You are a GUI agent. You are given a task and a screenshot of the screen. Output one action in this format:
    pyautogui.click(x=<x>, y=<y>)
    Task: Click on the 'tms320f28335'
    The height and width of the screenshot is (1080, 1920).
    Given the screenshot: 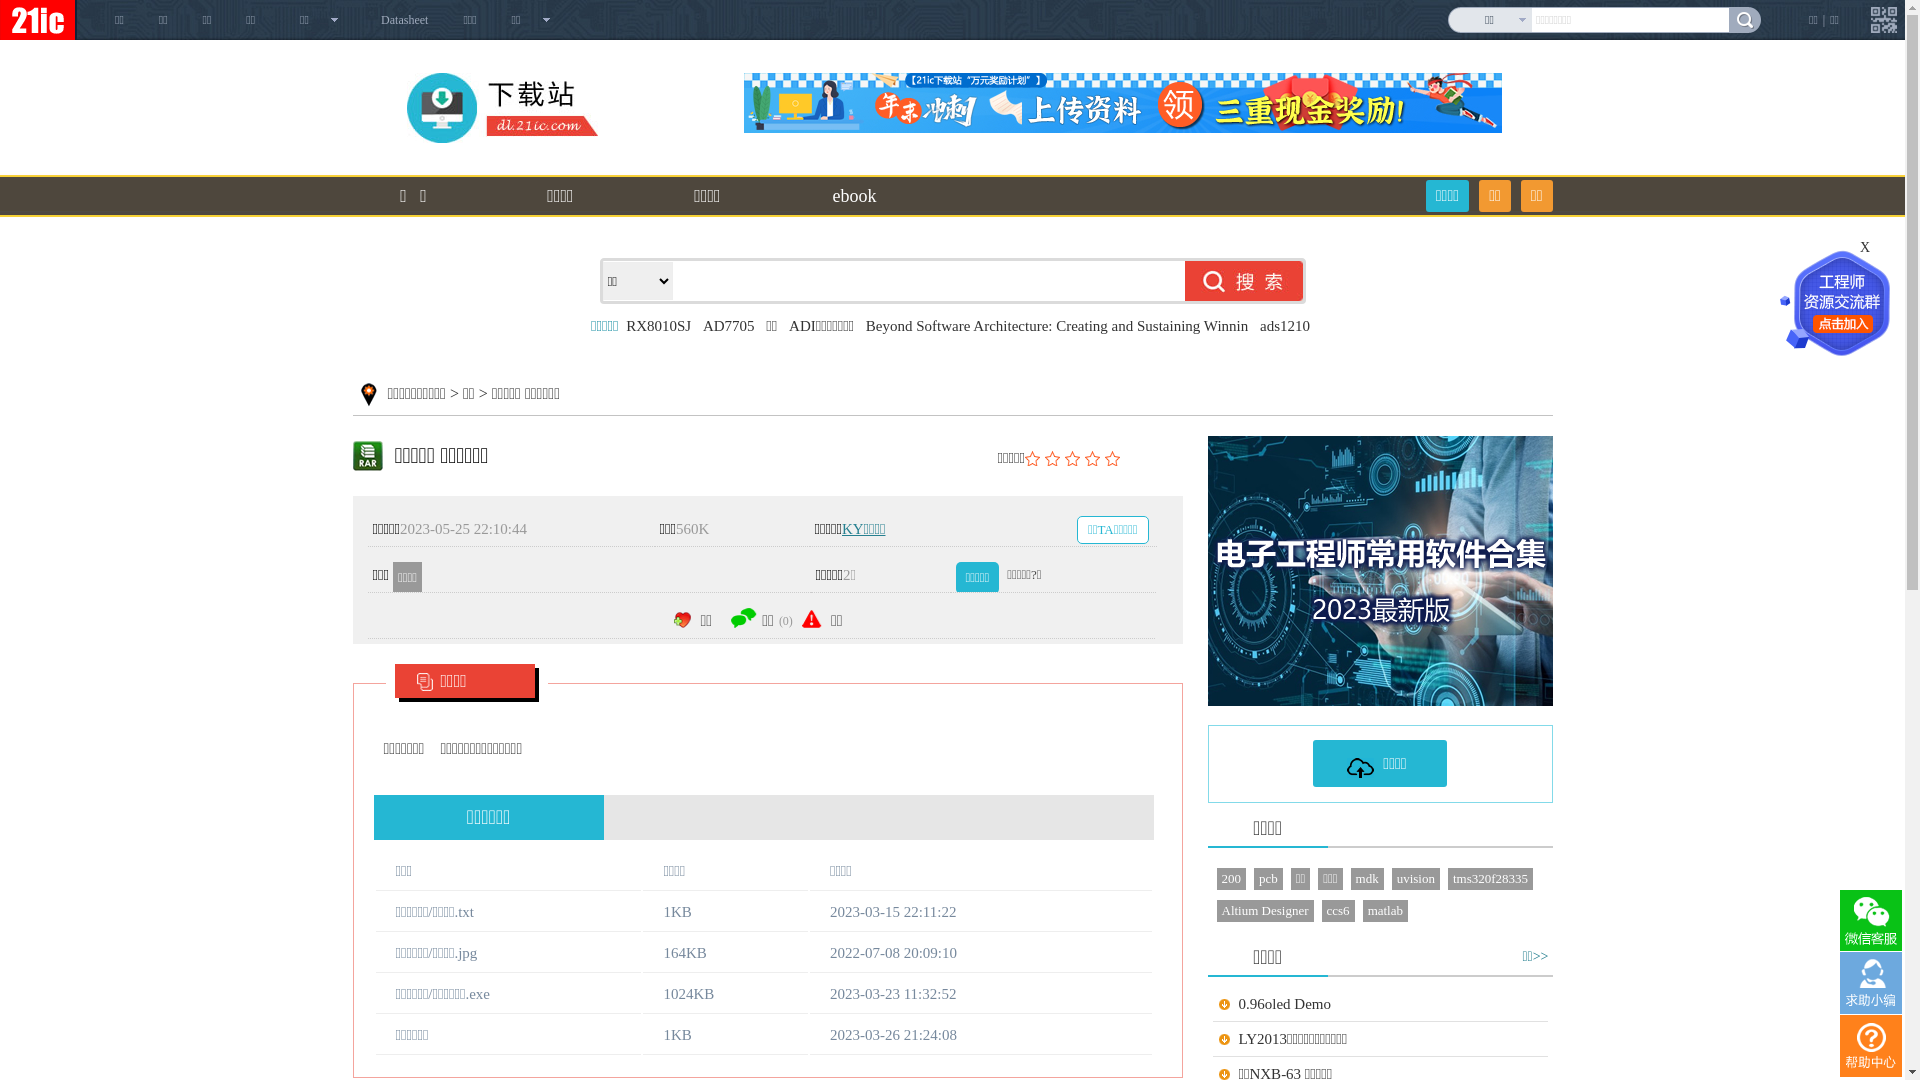 What is the action you would take?
    pyautogui.click(x=1490, y=878)
    